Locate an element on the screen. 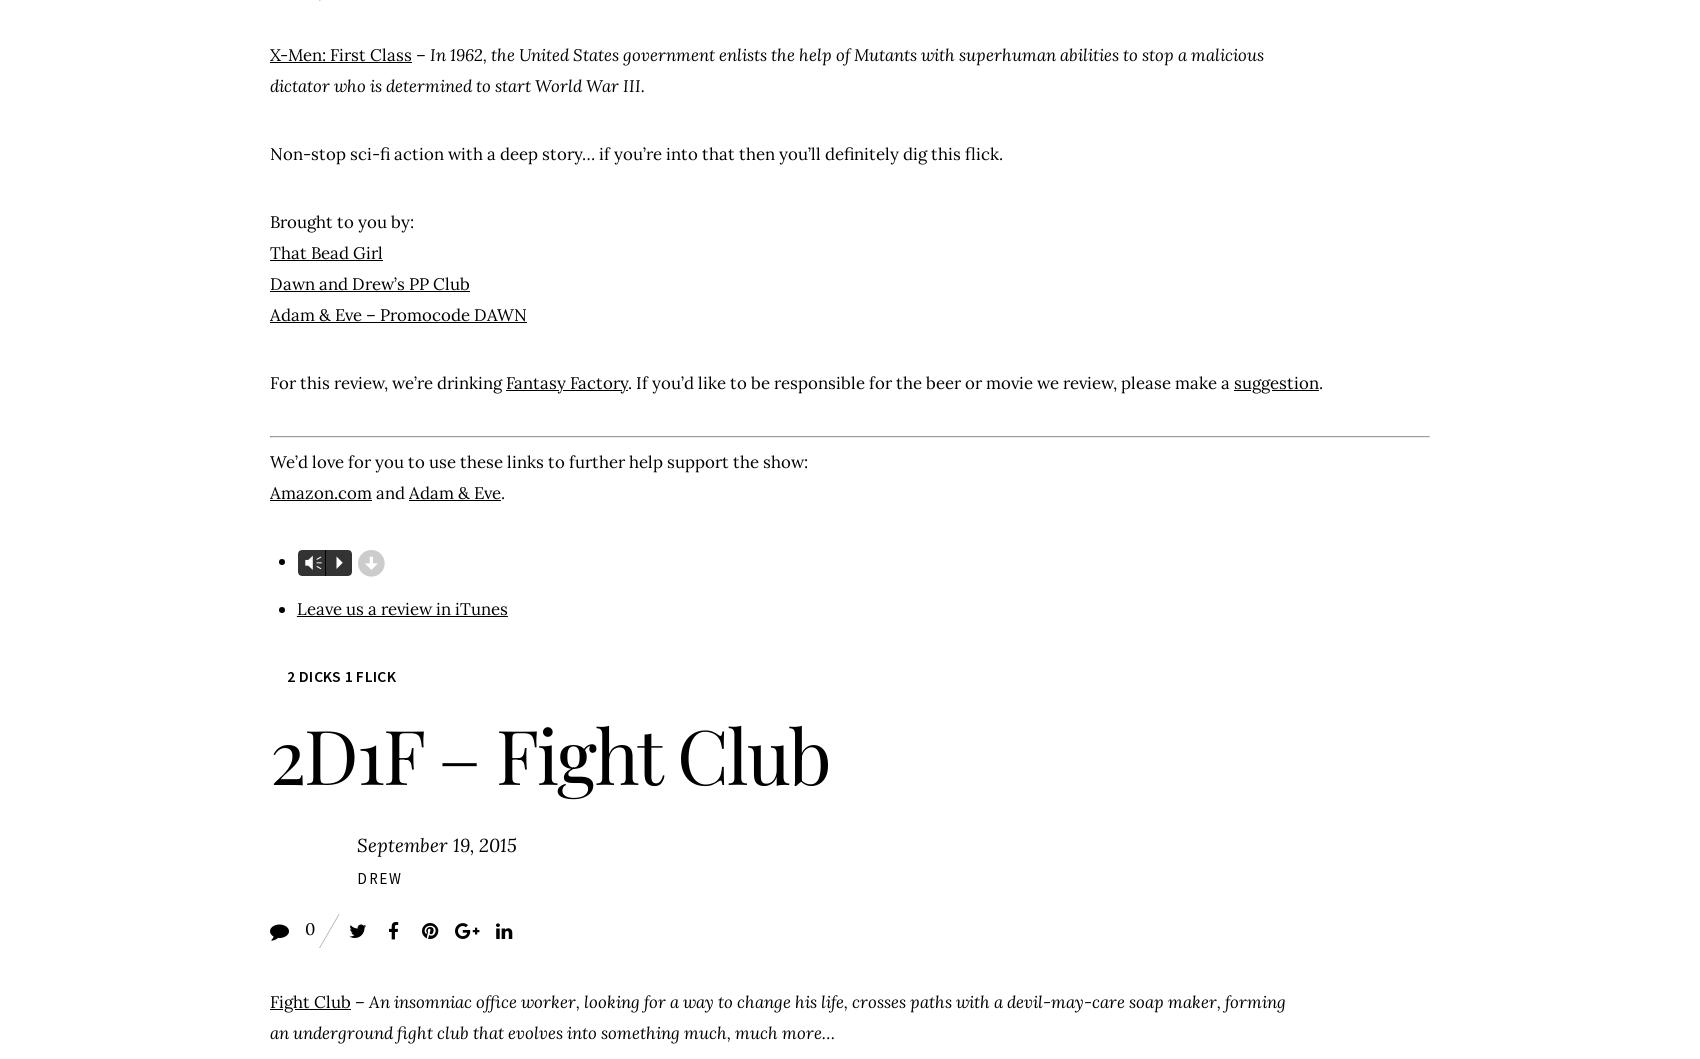 The height and width of the screenshot is (1059, 1700). 'In 1962, the United States government enlists the help of Mutants with superhuman abilities to stop a malicious dictator who is determined to start World War III.' is located at coordinates (269, 70).